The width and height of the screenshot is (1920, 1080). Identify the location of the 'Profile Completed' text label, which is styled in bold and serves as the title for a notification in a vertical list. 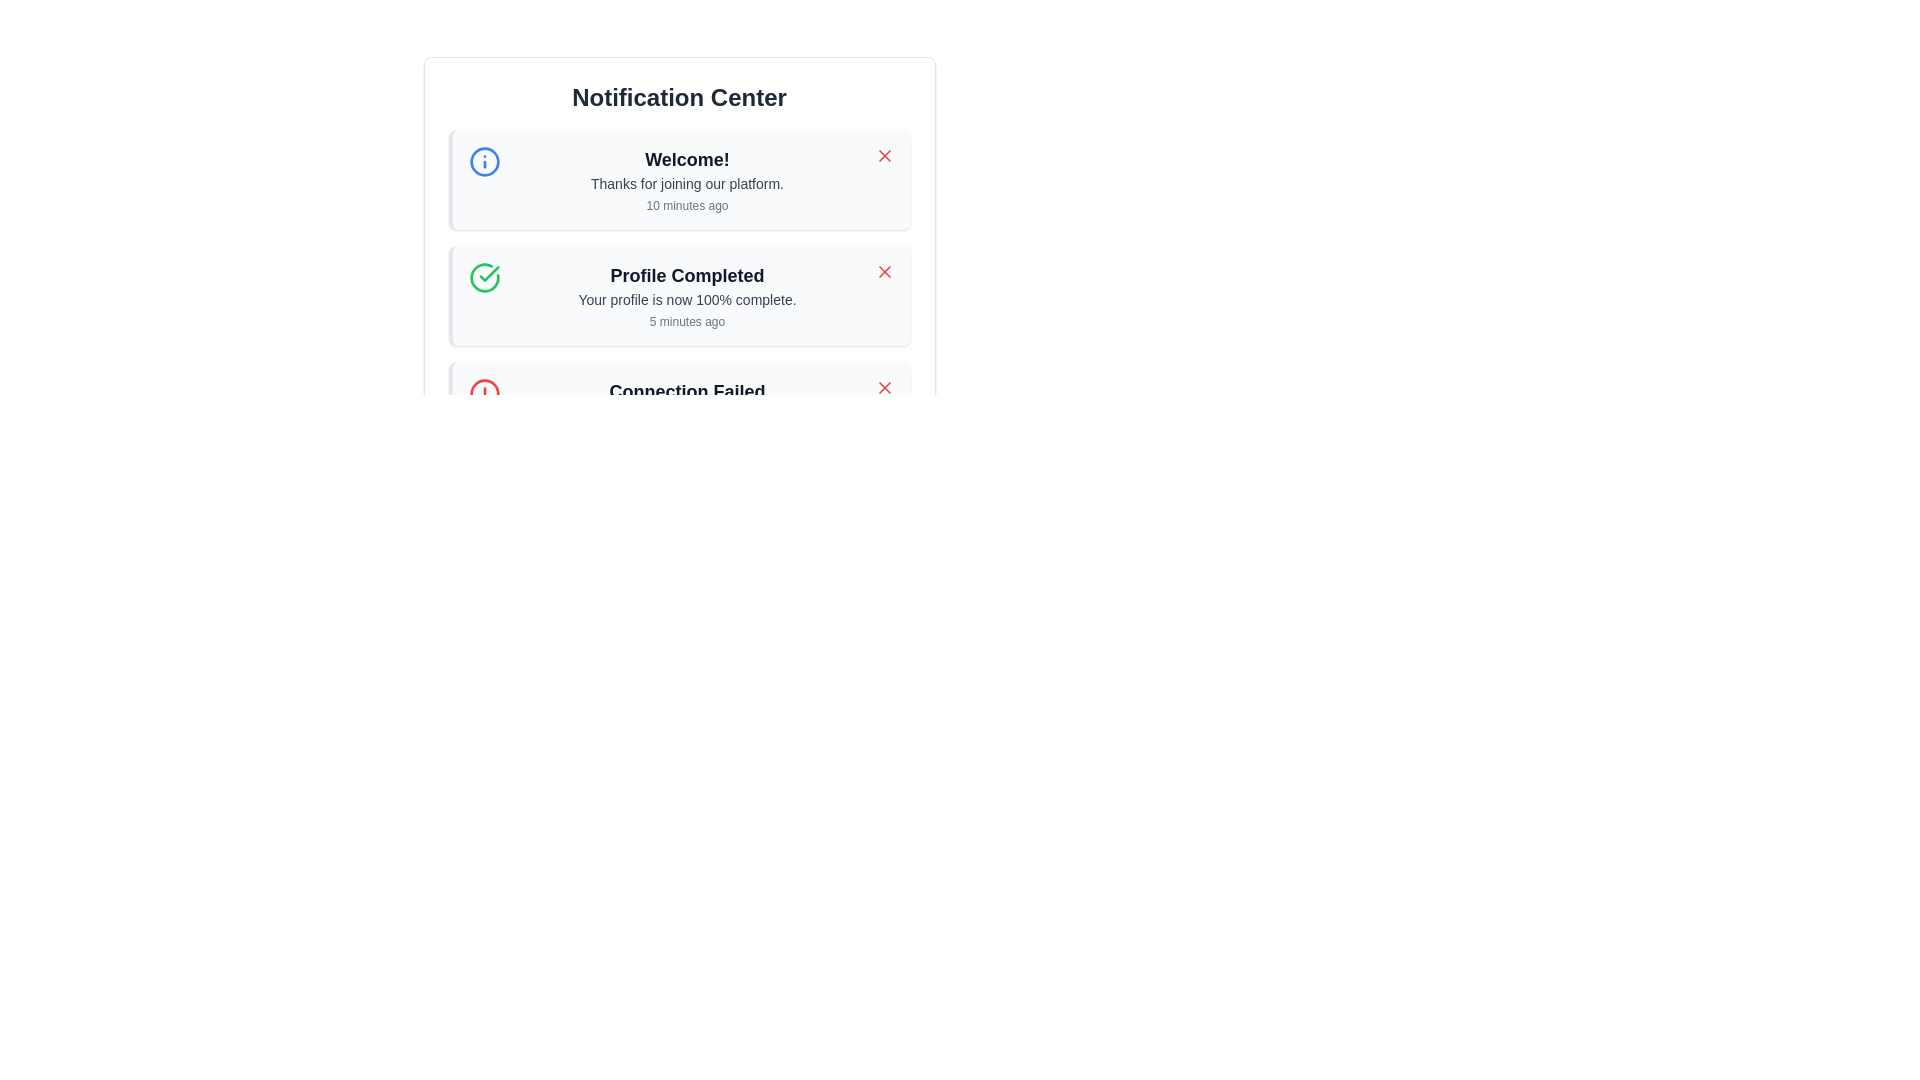
(687, 276).